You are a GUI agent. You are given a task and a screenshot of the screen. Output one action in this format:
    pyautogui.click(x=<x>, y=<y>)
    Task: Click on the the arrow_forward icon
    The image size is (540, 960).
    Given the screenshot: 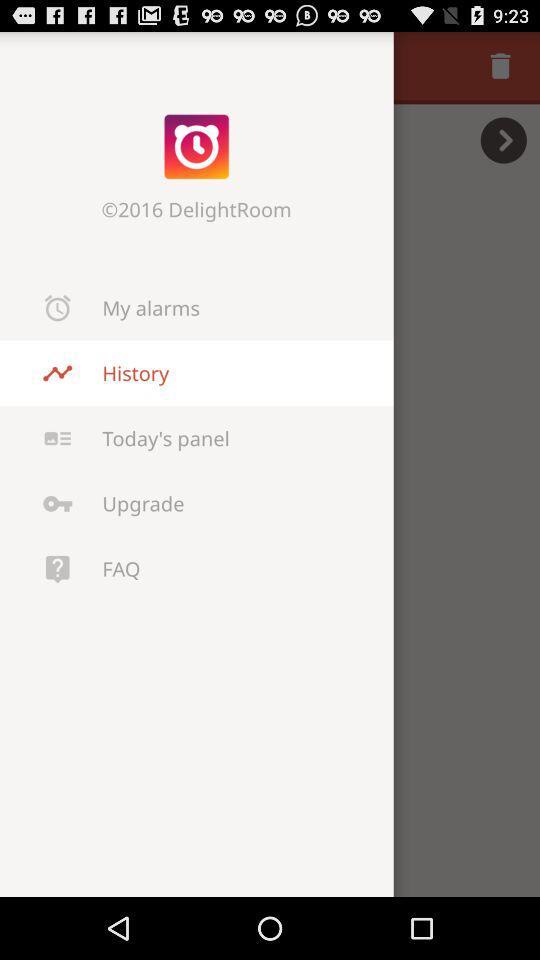 What is the action you would take?
    pyautogui.click(x=502, y=148)
    